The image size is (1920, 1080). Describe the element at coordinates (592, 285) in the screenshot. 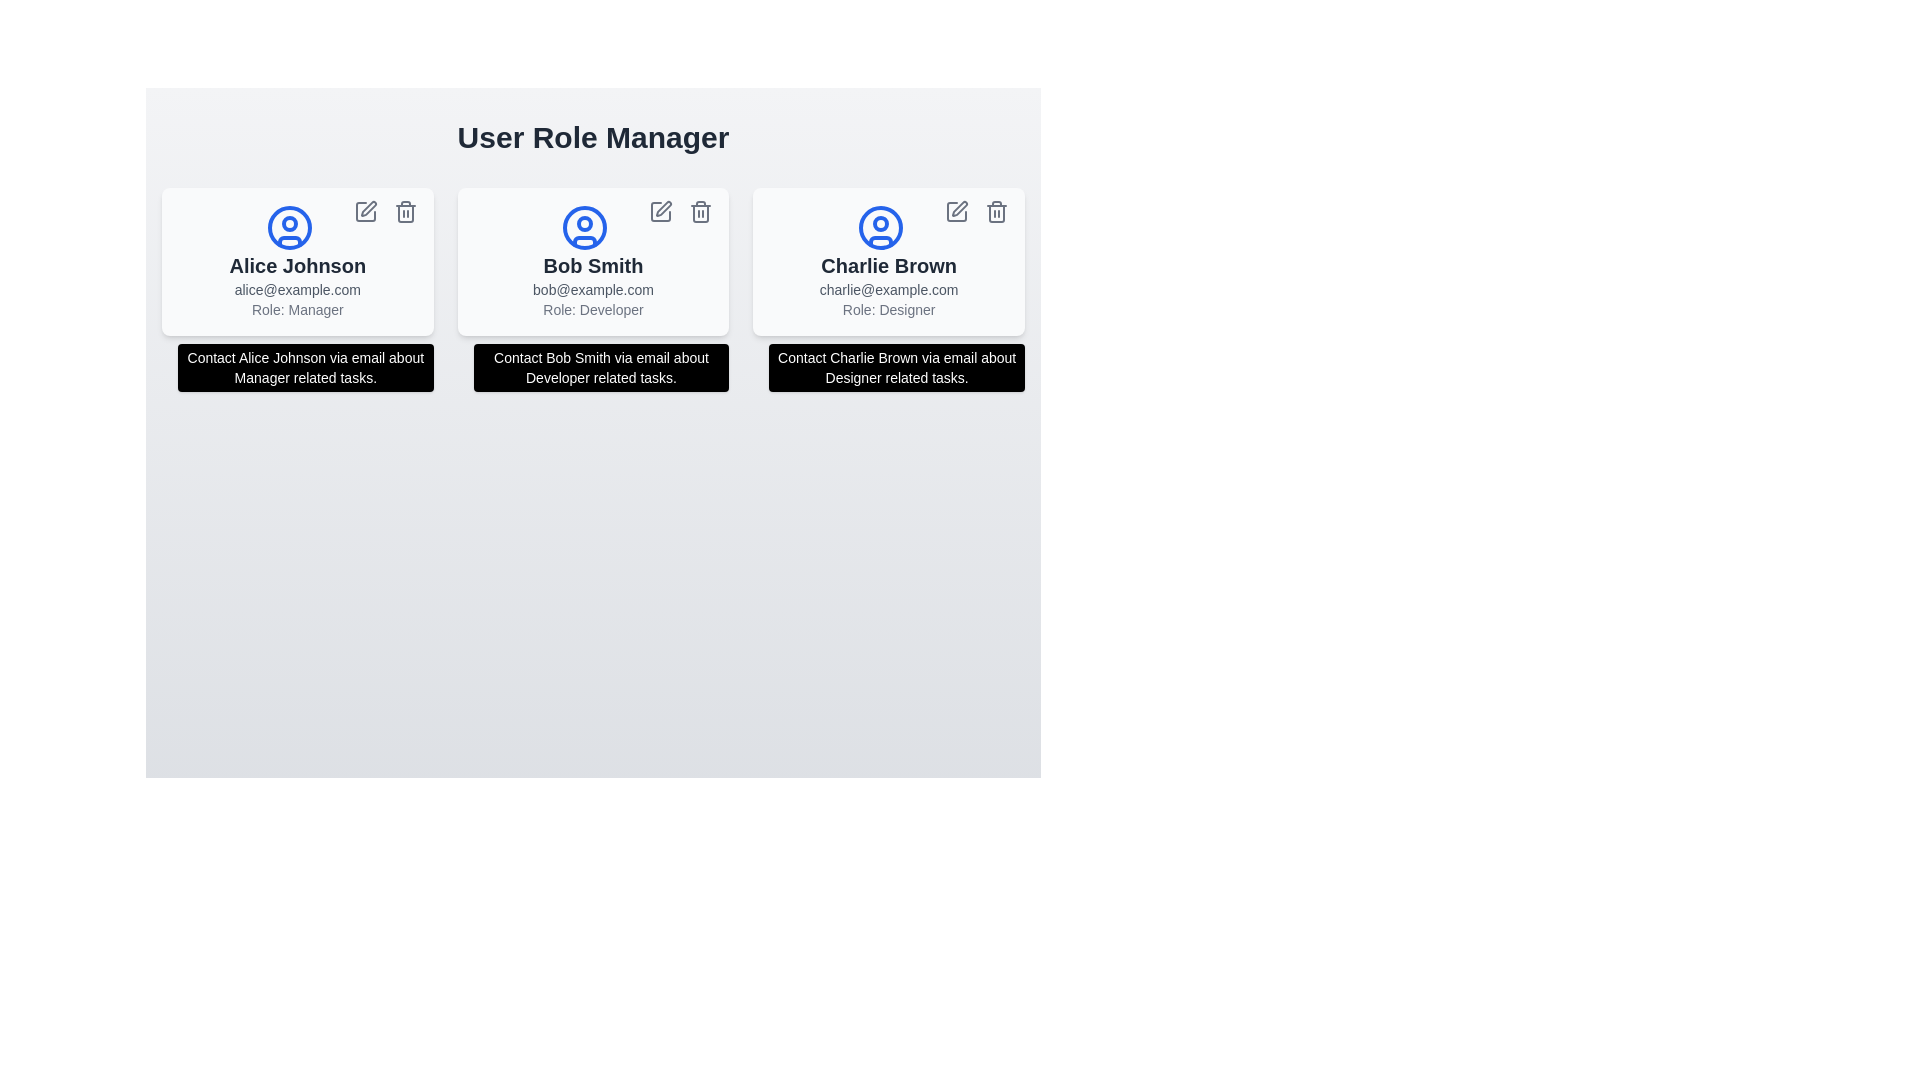

I see `the text display element that shows the user's name, email address, and role` at that location.